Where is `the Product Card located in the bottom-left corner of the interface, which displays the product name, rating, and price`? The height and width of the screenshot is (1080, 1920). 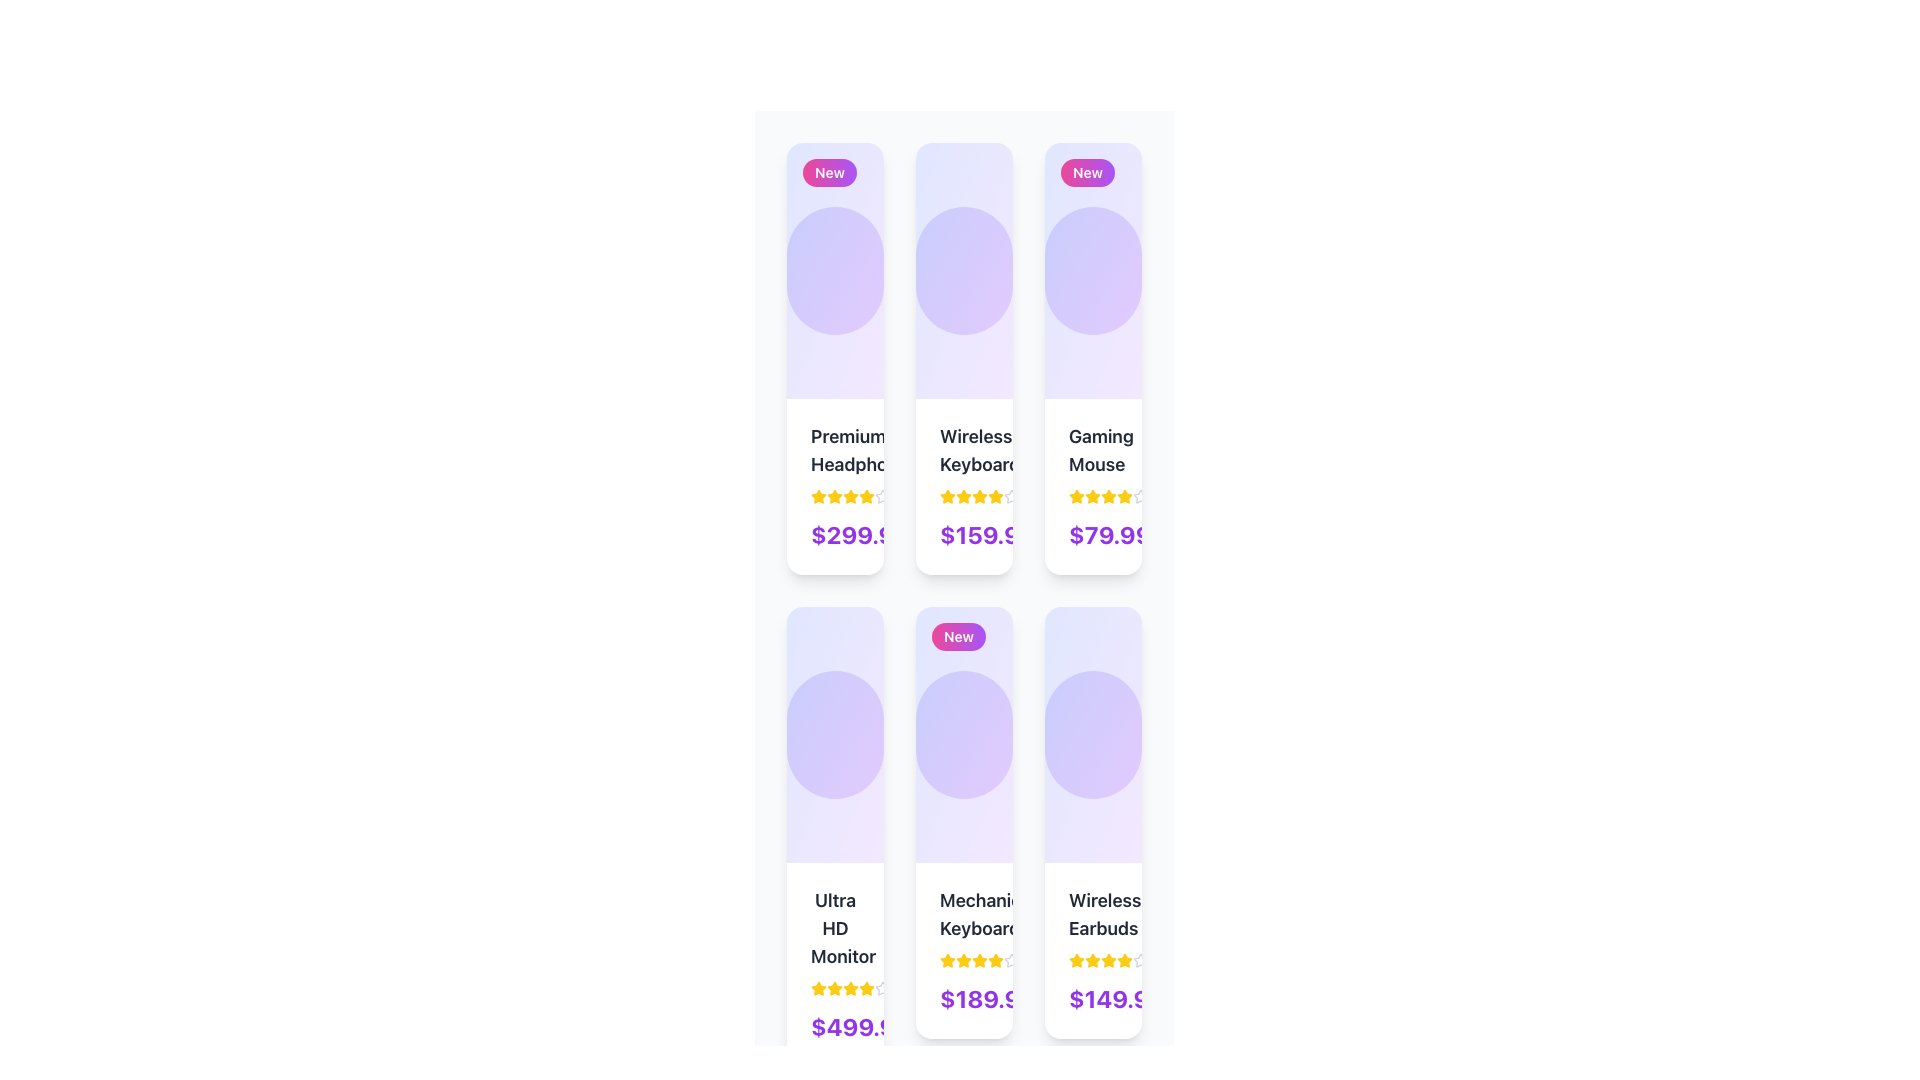
the Product Card located in the bottom-left corner of the interface, which displays the product name, rating, and price is located at coordinates (835, 963).